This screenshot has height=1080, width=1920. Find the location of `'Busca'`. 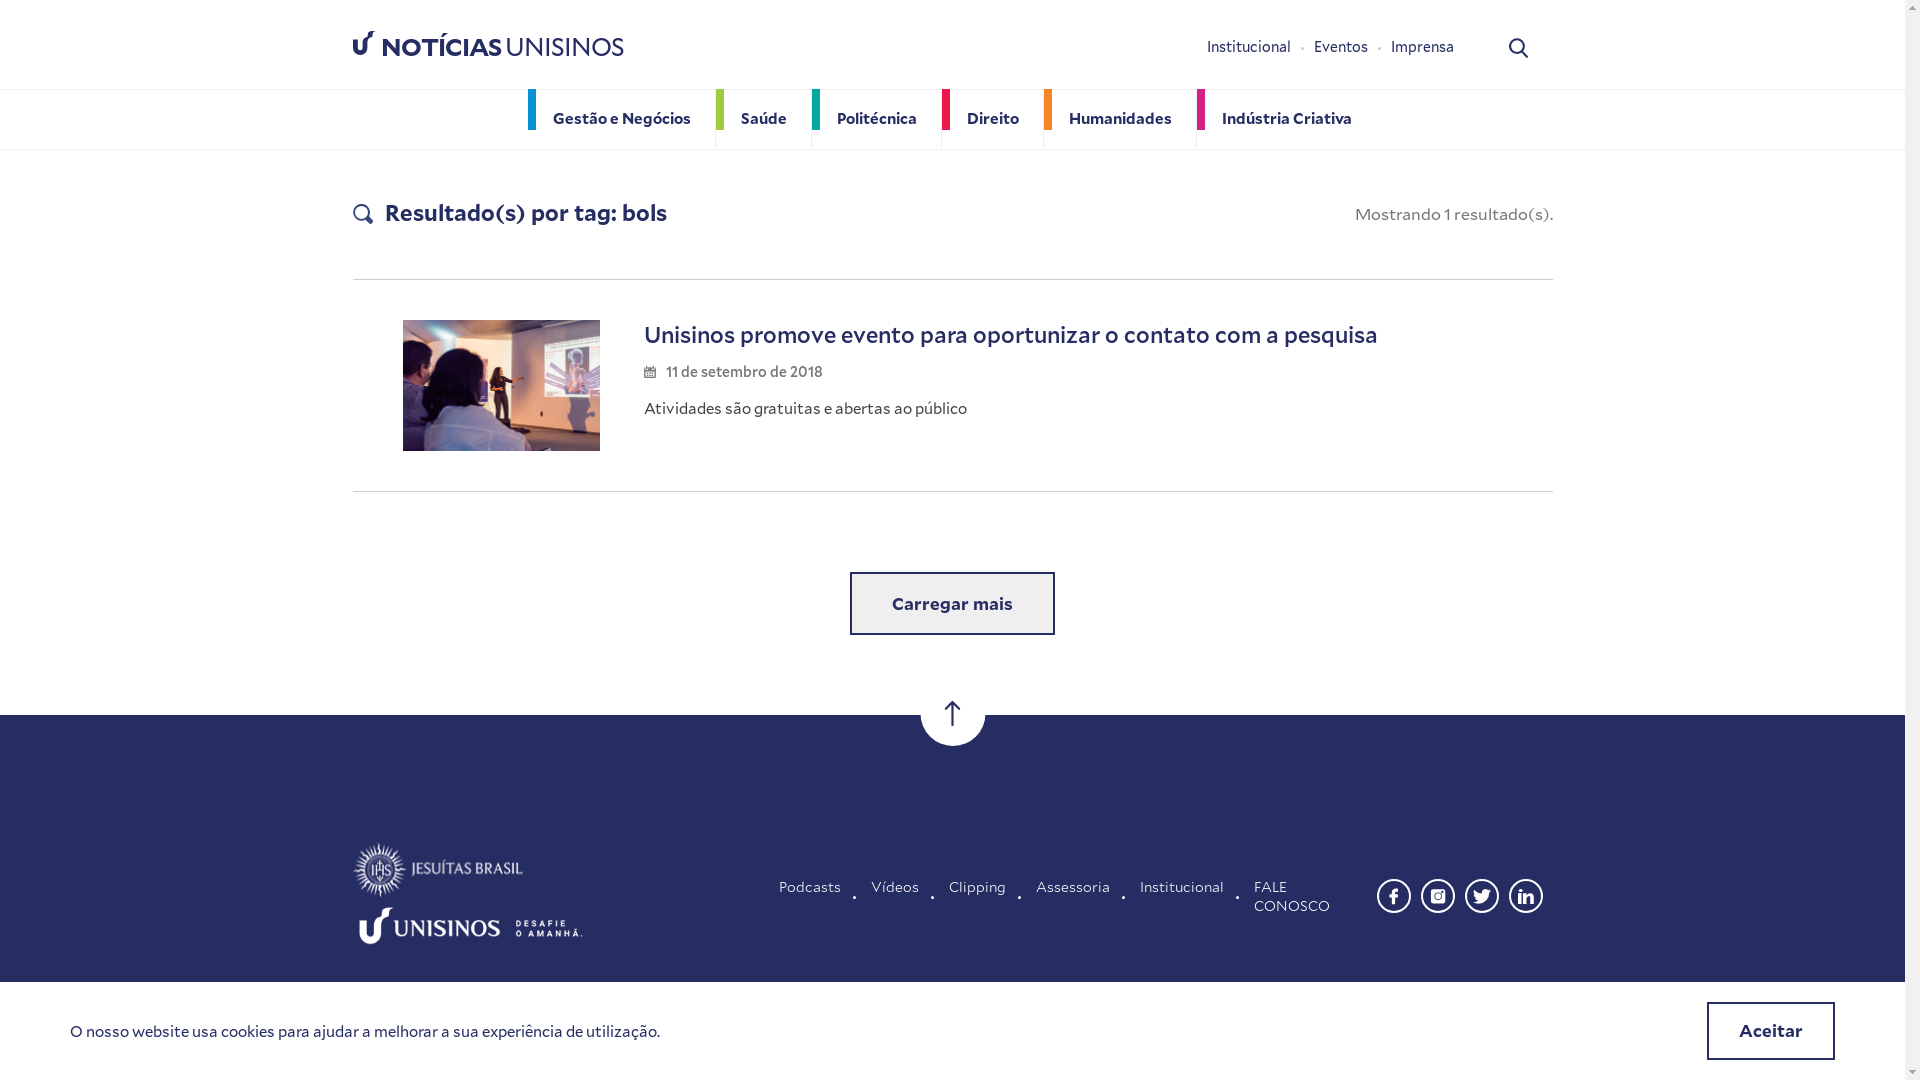

'Busca' is located at coordinates (1517, 45).